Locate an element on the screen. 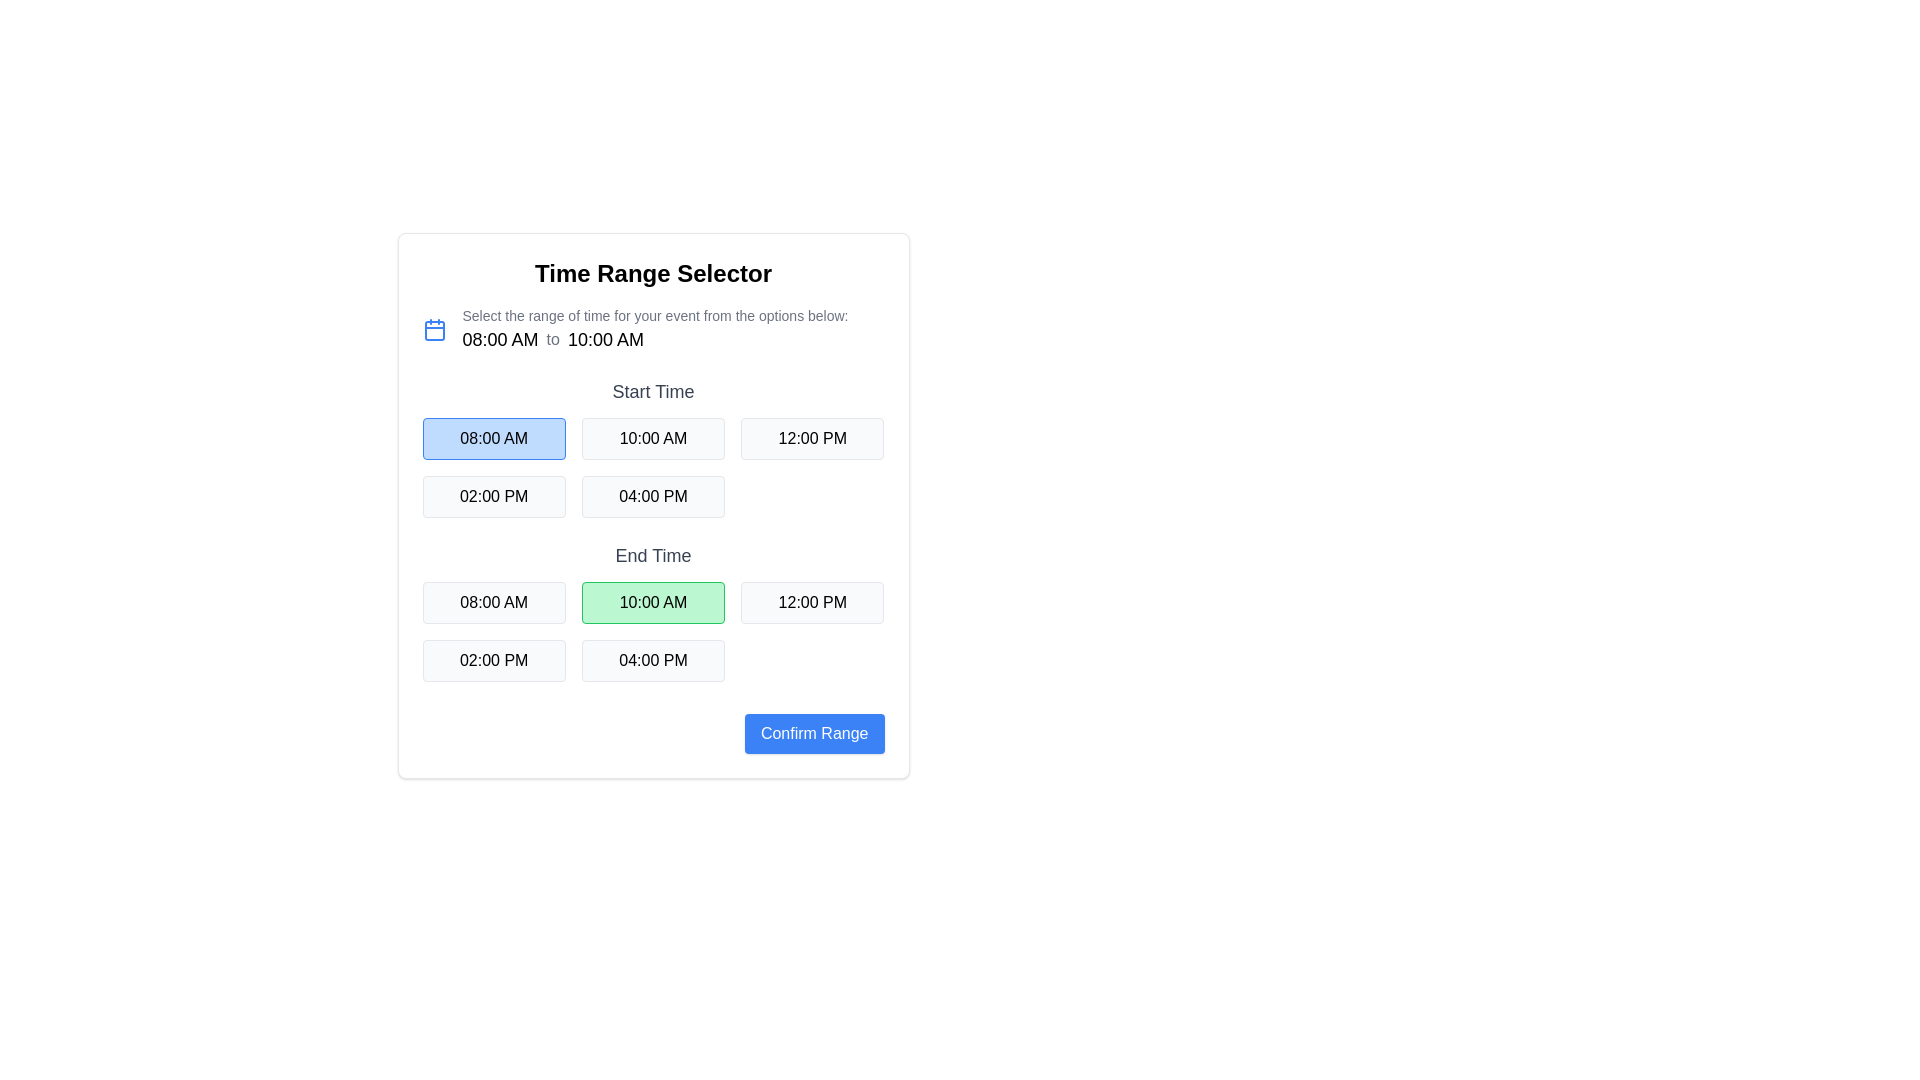 This screenshot has width=1920, height=1080. the 'End Time' label which indicates the ending time of a range within the 'Time Range Selector' section is located at coordinates (653, 555).